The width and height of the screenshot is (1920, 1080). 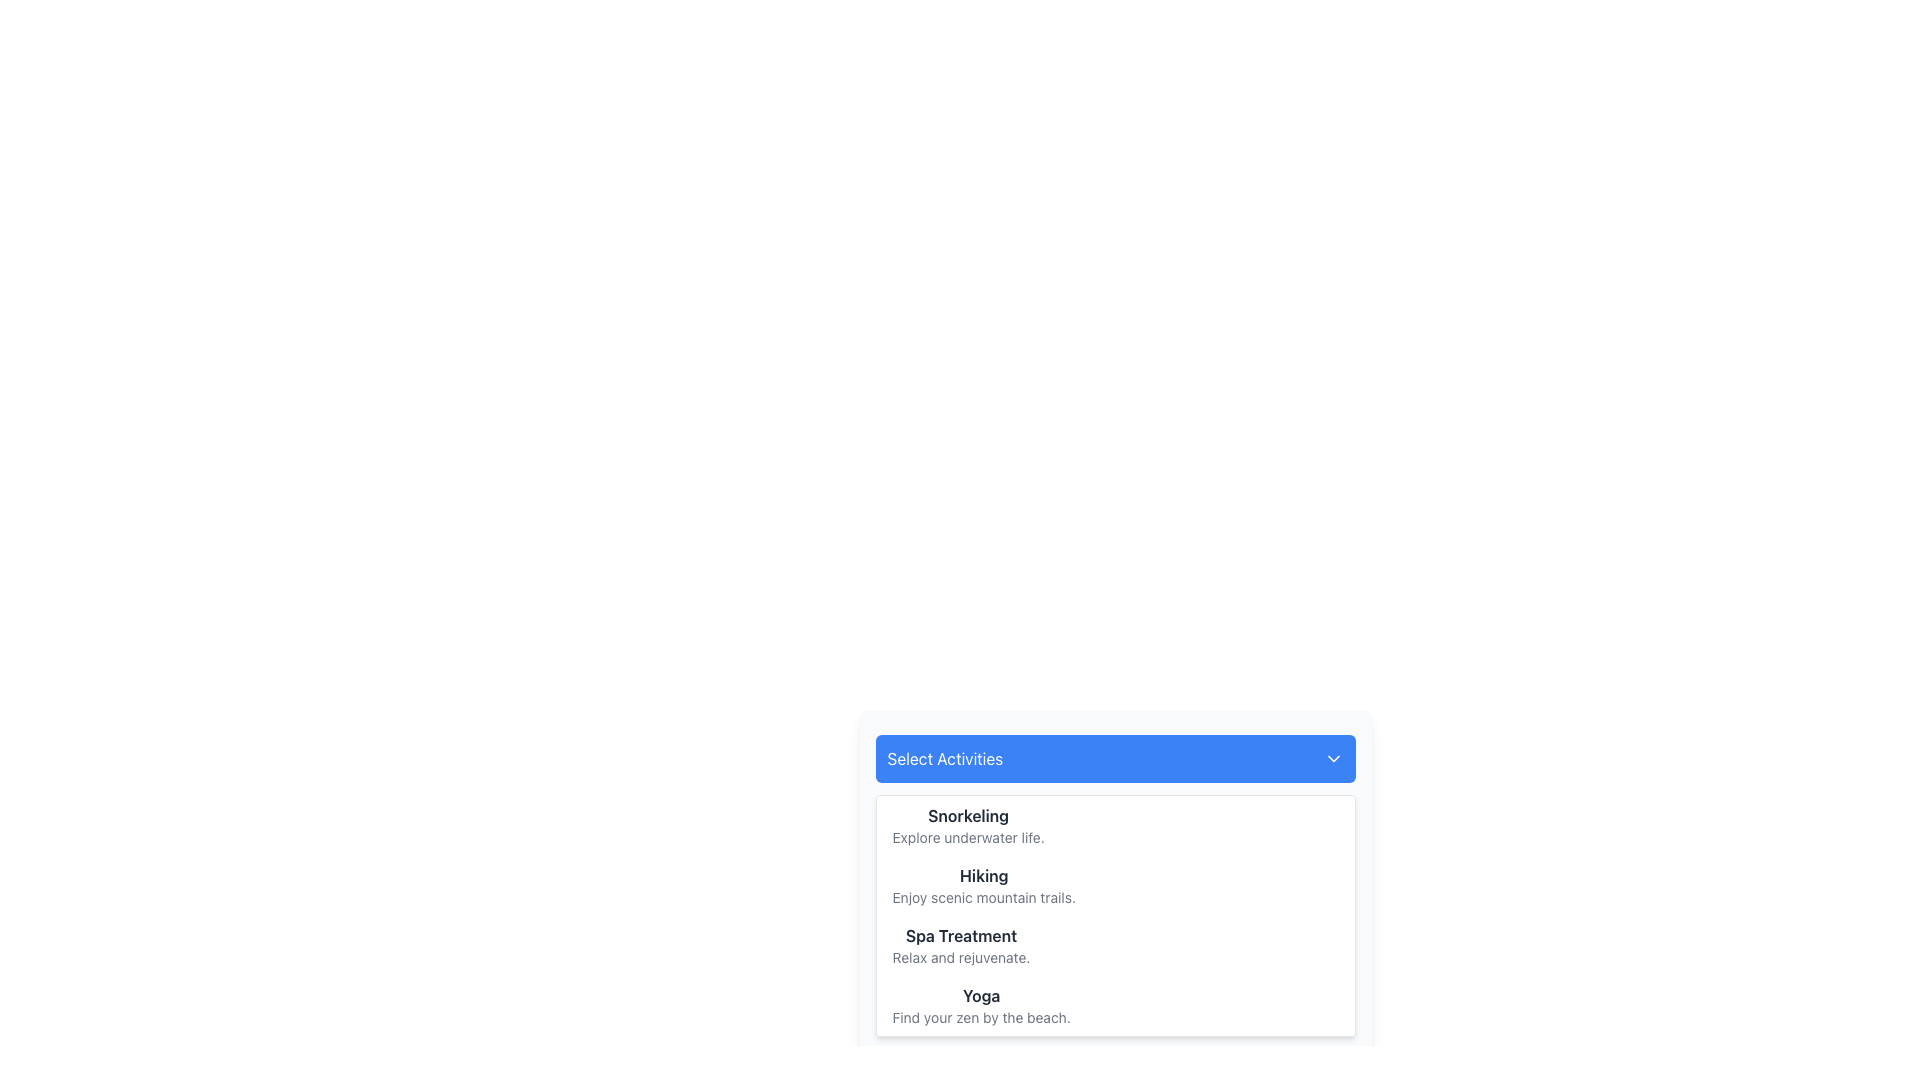 I want to click on the 'Hiking' label in the dropdown menu under 'Select Activities', so click(x=984, y=874).